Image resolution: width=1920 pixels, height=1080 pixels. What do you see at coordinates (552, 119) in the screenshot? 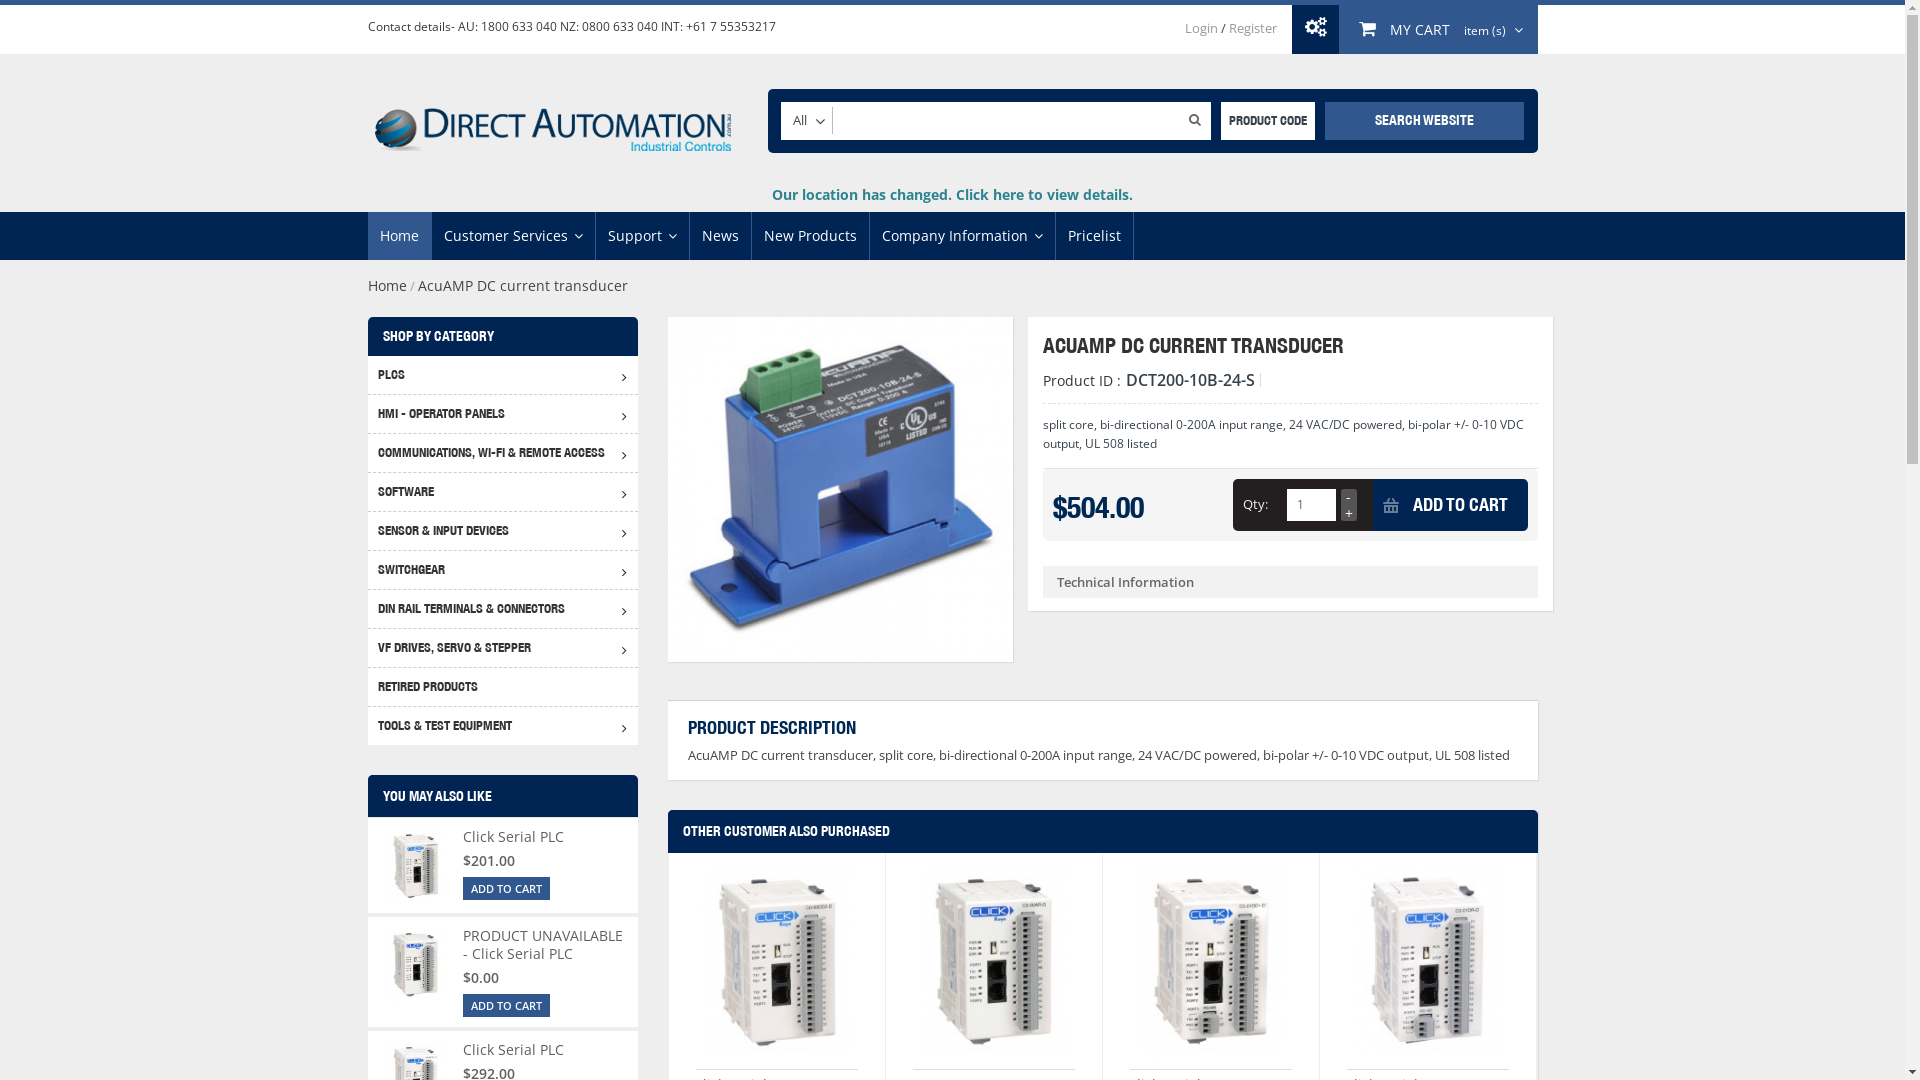
I see `'Direct Automation'` at bounding box center [552, 119].